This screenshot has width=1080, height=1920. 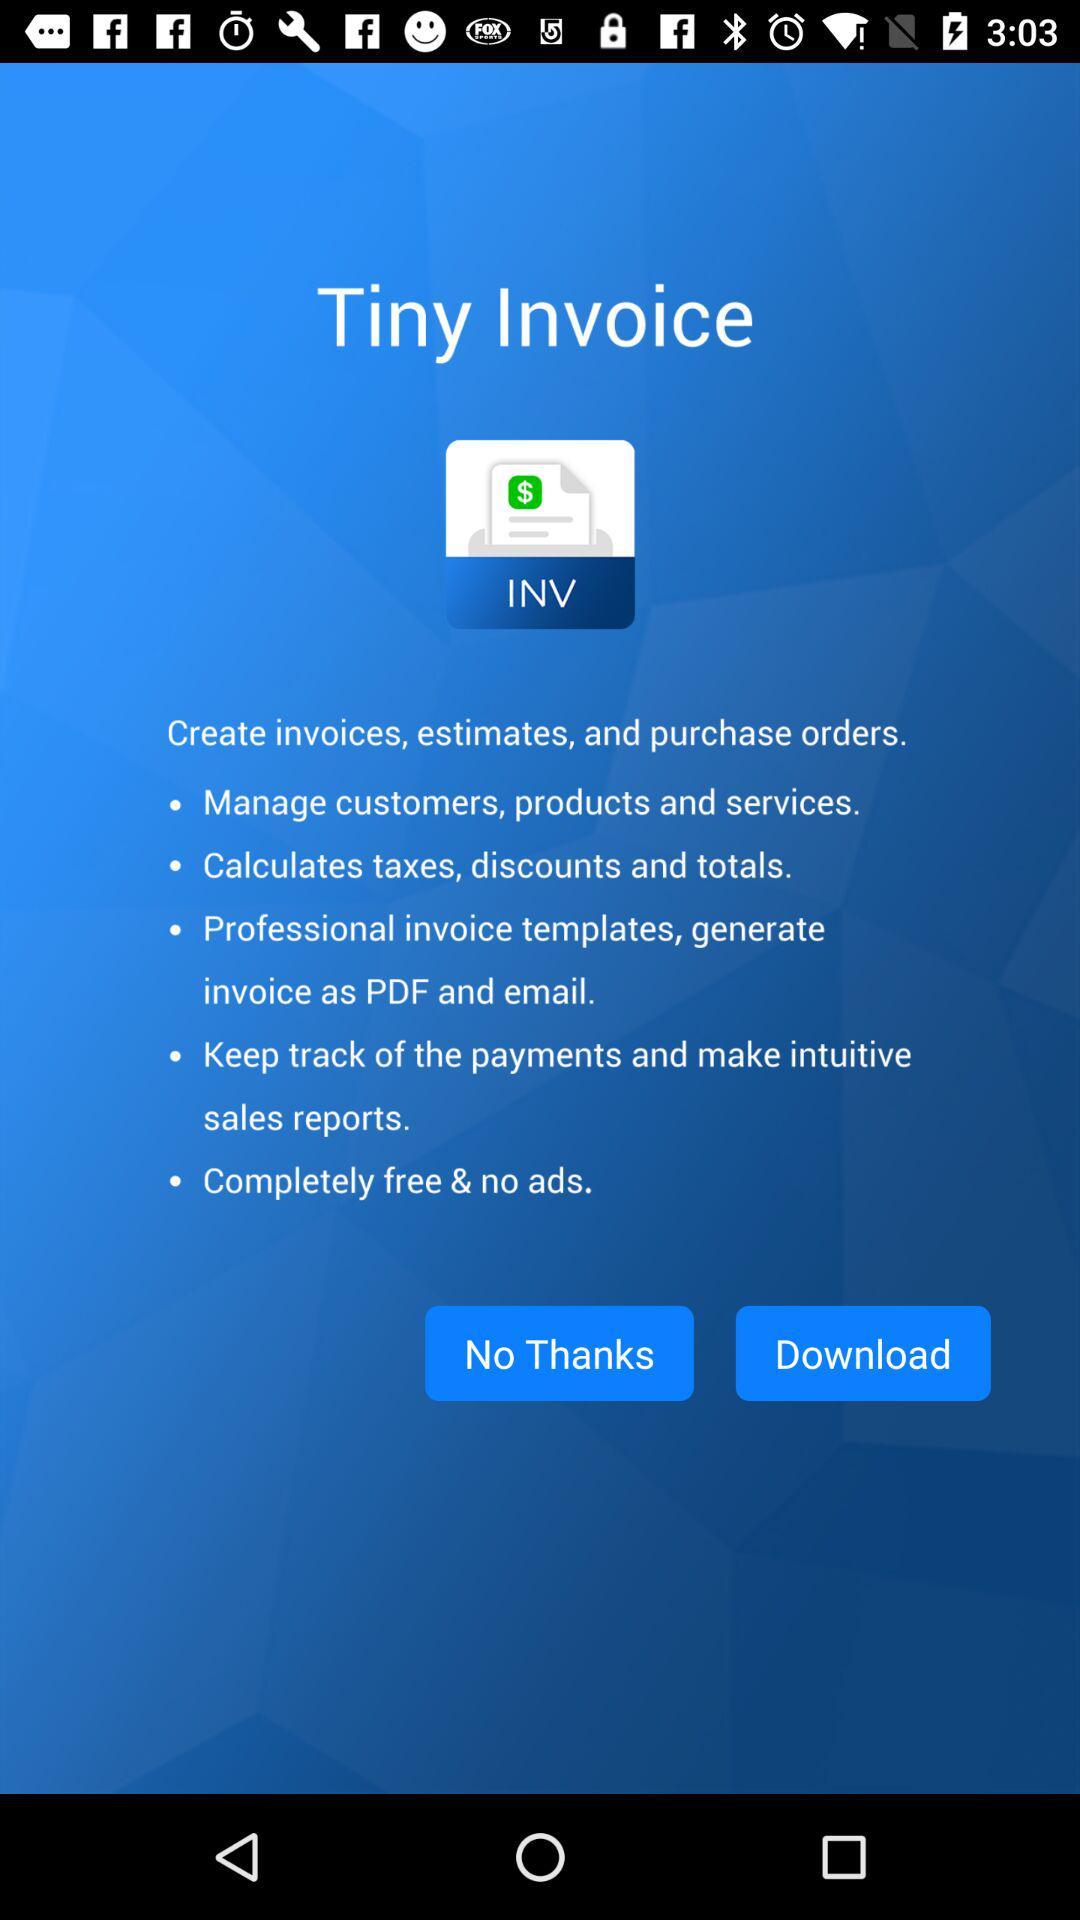 I want to click on item next to no thanks app, so click(x=862, y=1353).